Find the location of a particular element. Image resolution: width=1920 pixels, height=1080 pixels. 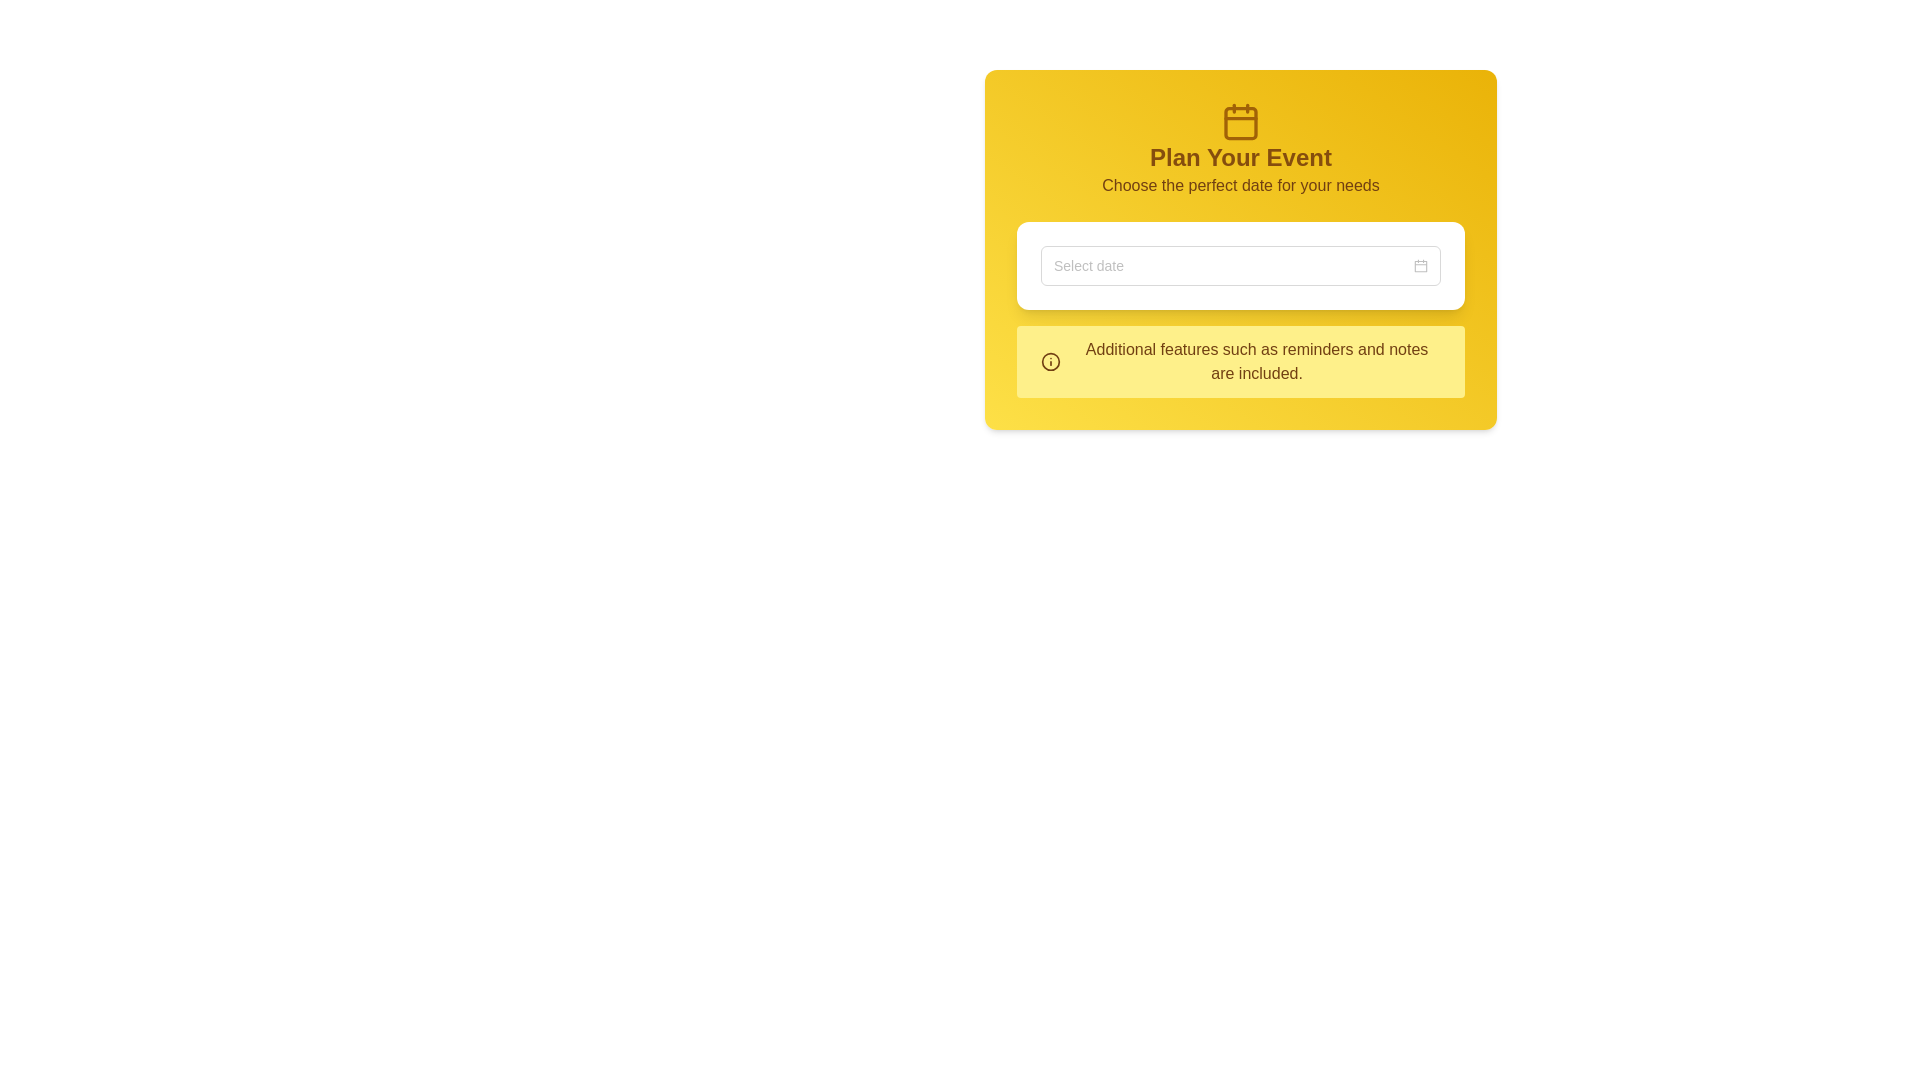

the small calendar icon located at the right edge of the date selection input field within a yellow user interface card is located at coordinates (1419, 265).